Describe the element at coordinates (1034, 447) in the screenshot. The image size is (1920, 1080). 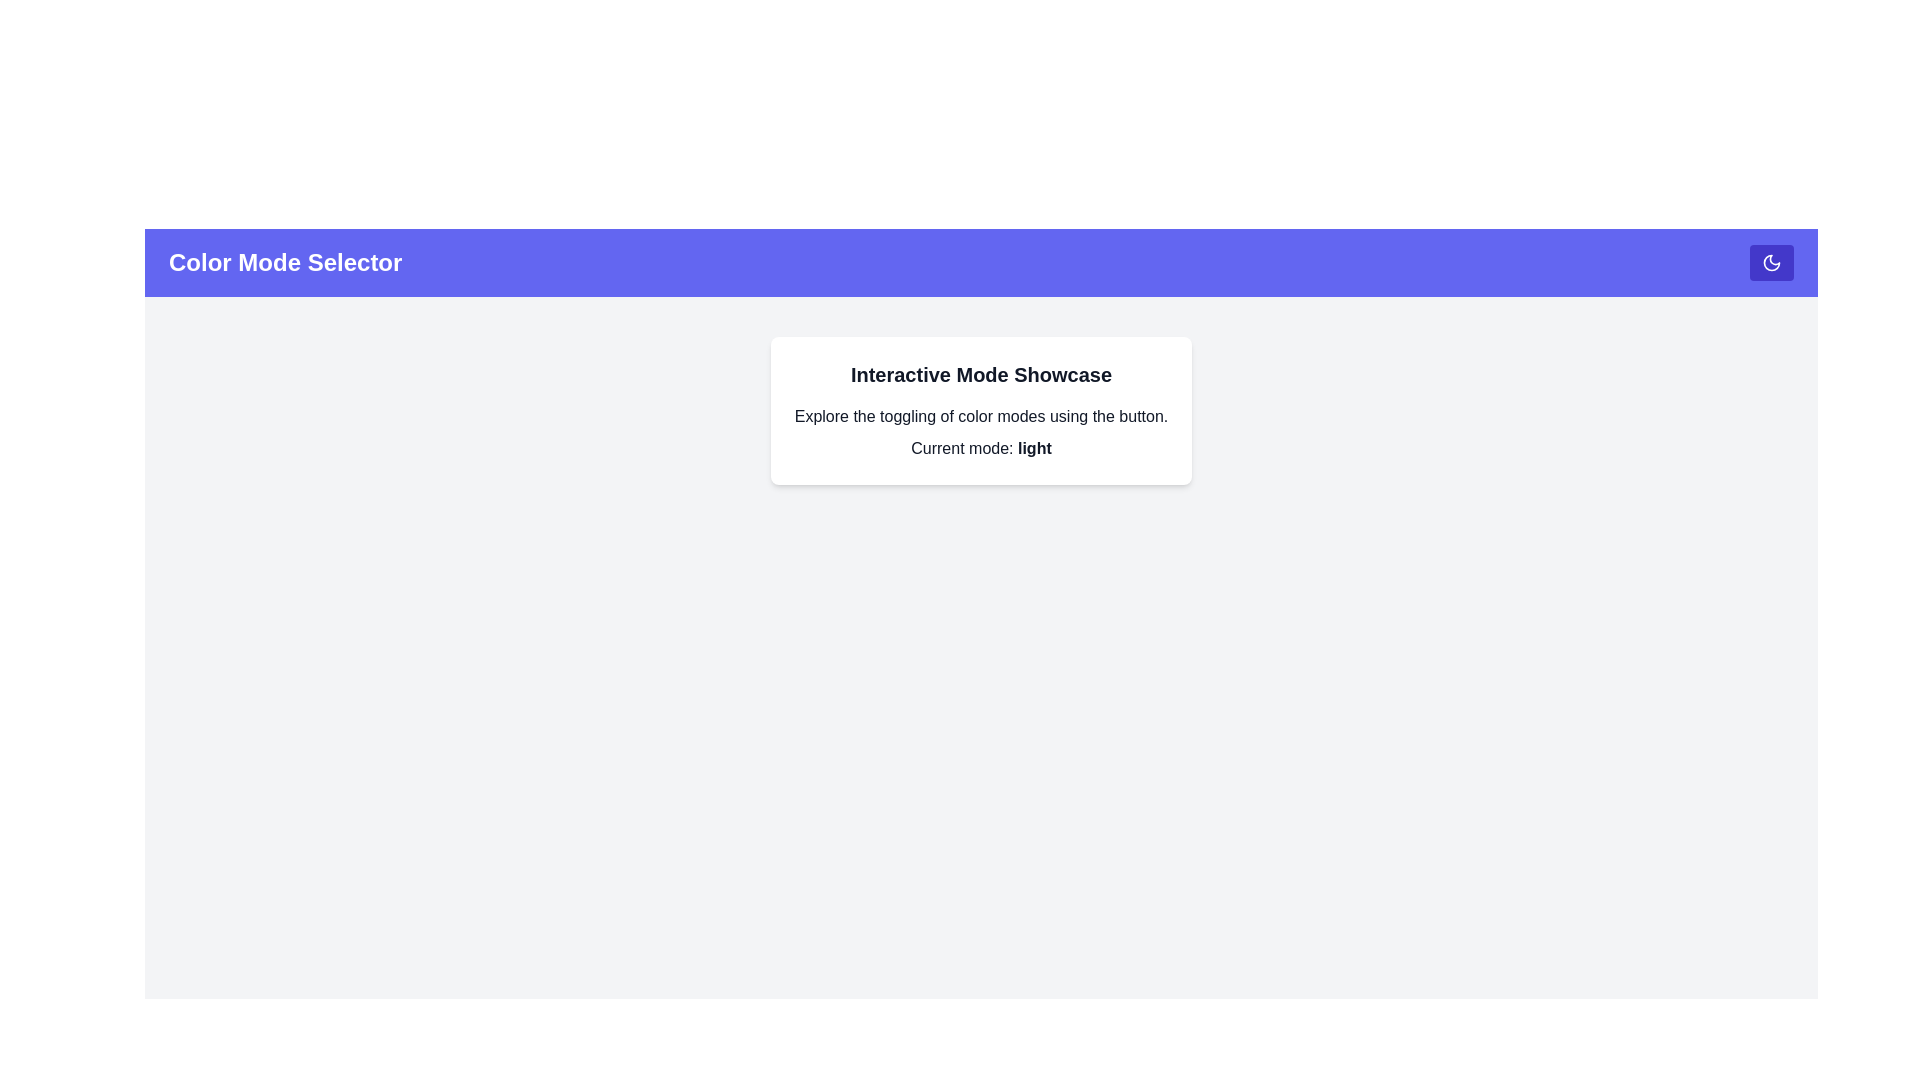
I see `the static text 'light' which is displayed in bold black font, part of the sentence 'Current mode: light', located in the center panel of the page within the 'Interactive Mode Showcase' card` at that location.